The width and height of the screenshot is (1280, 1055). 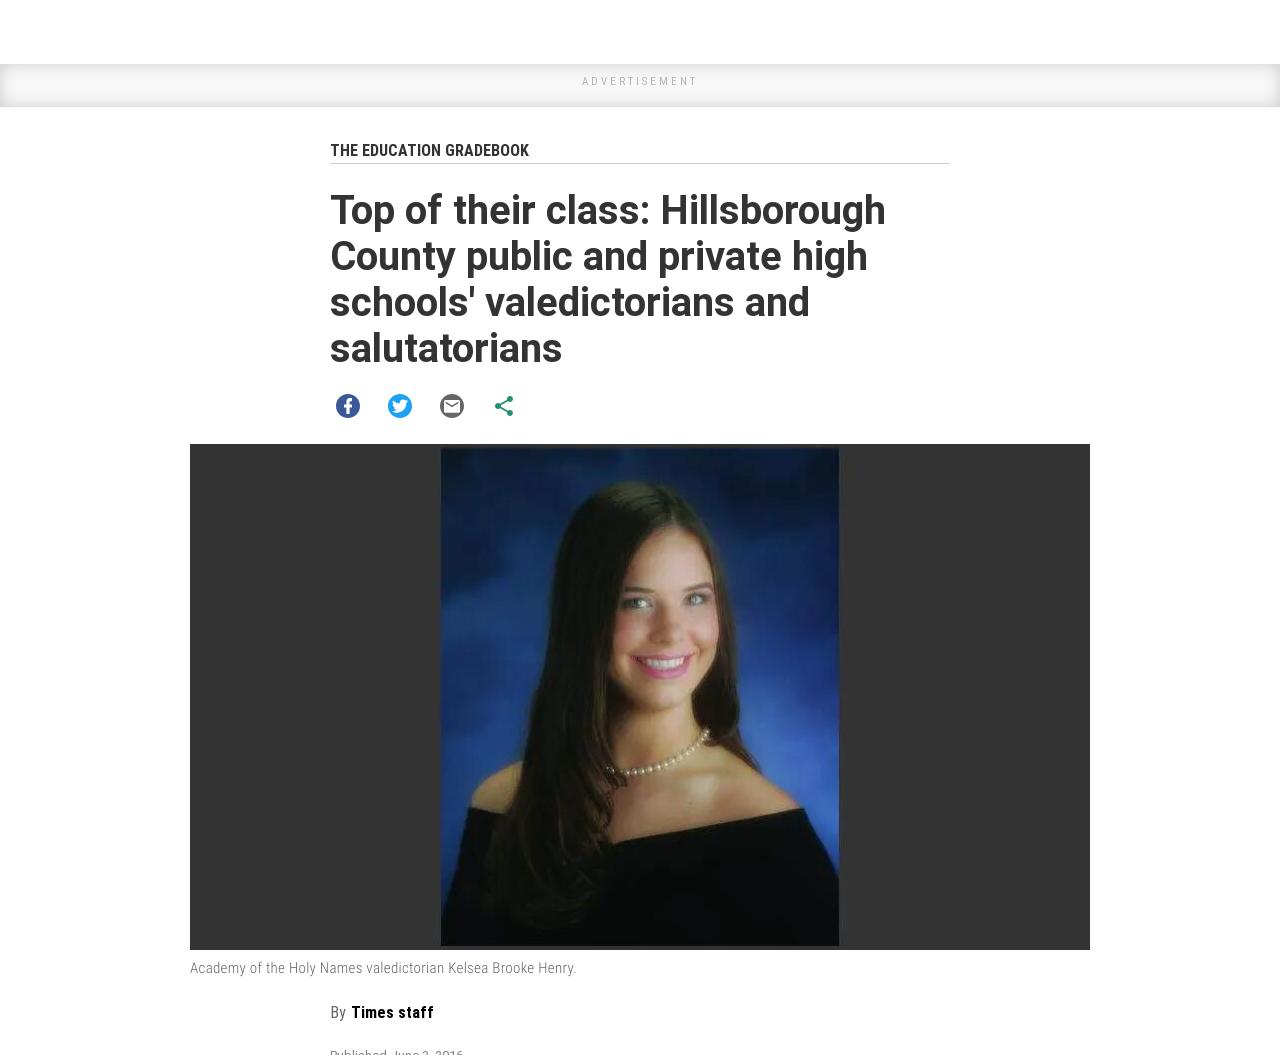 I want to click on 'tampabay.com', so click(x=411, y=1027).